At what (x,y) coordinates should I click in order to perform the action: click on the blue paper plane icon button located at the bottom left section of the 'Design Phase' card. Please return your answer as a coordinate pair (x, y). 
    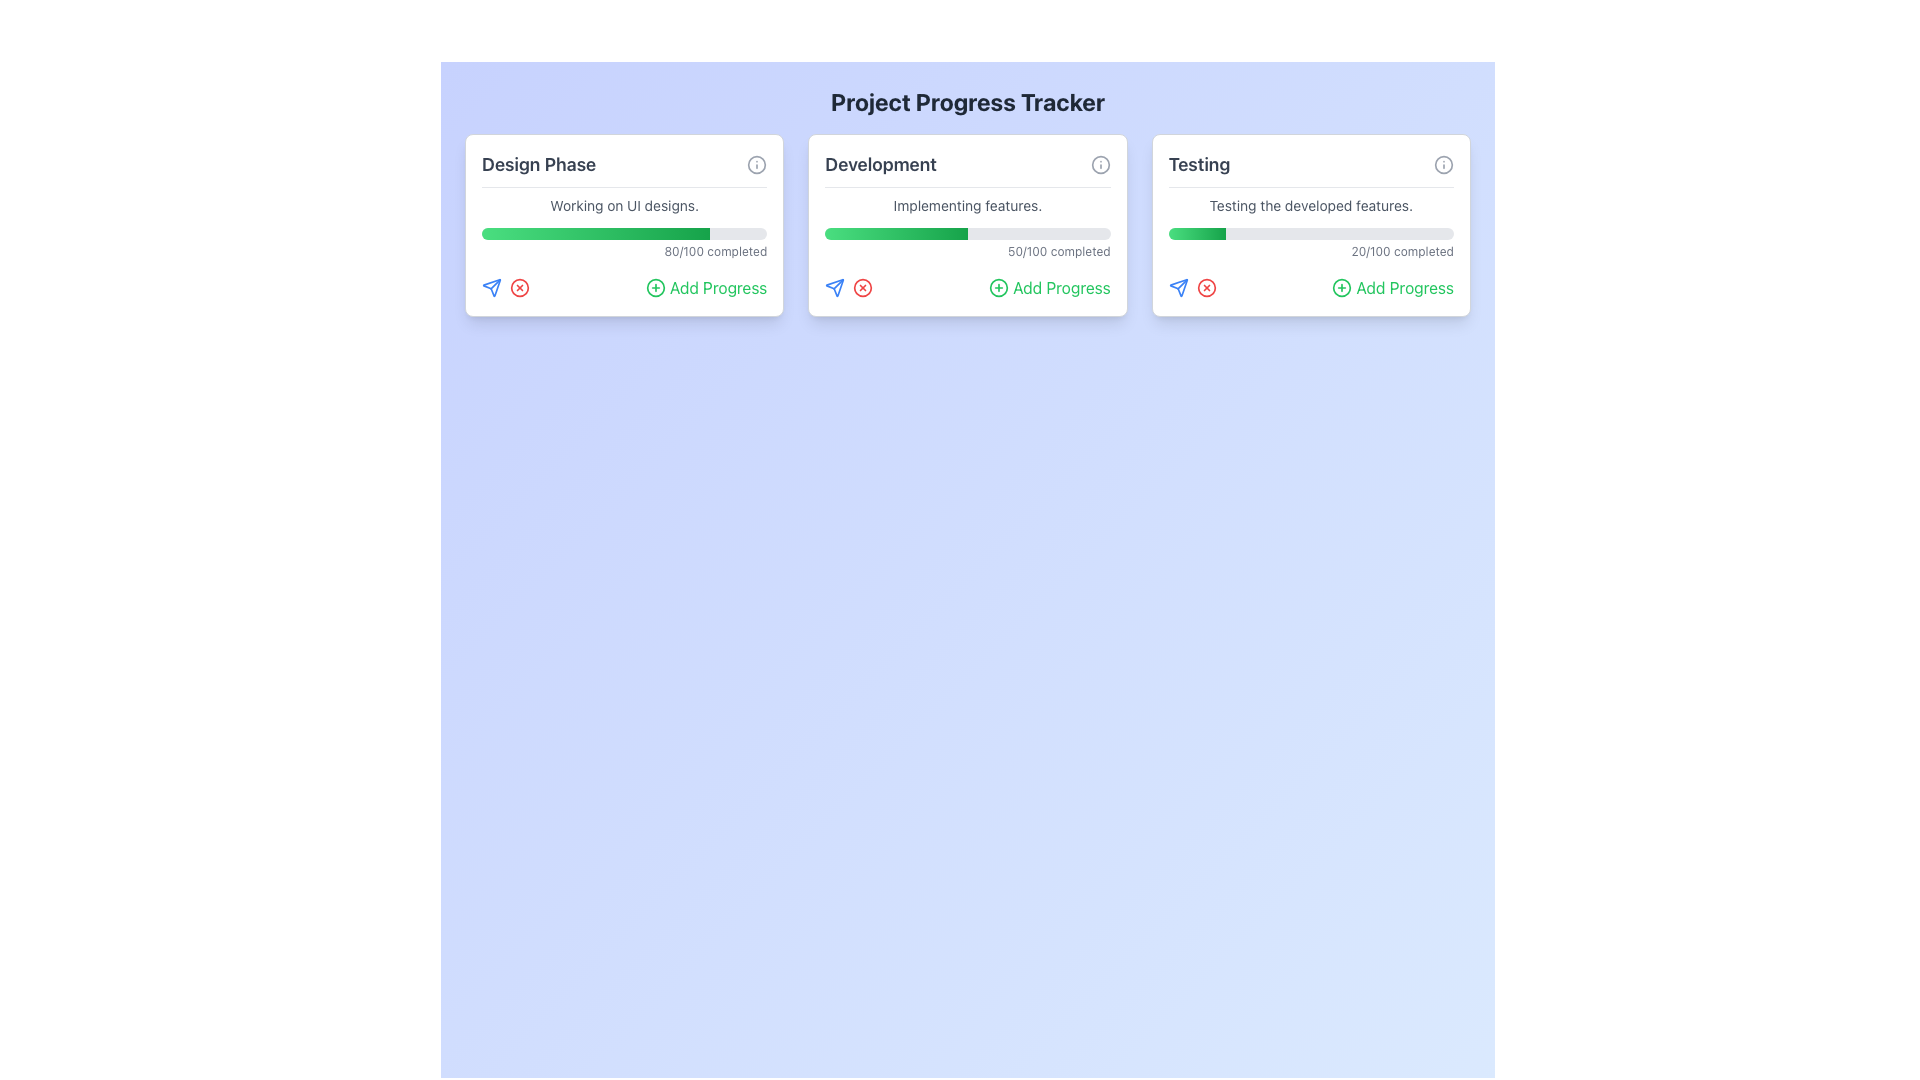
    Looking at the image, I should click on (491, 288).